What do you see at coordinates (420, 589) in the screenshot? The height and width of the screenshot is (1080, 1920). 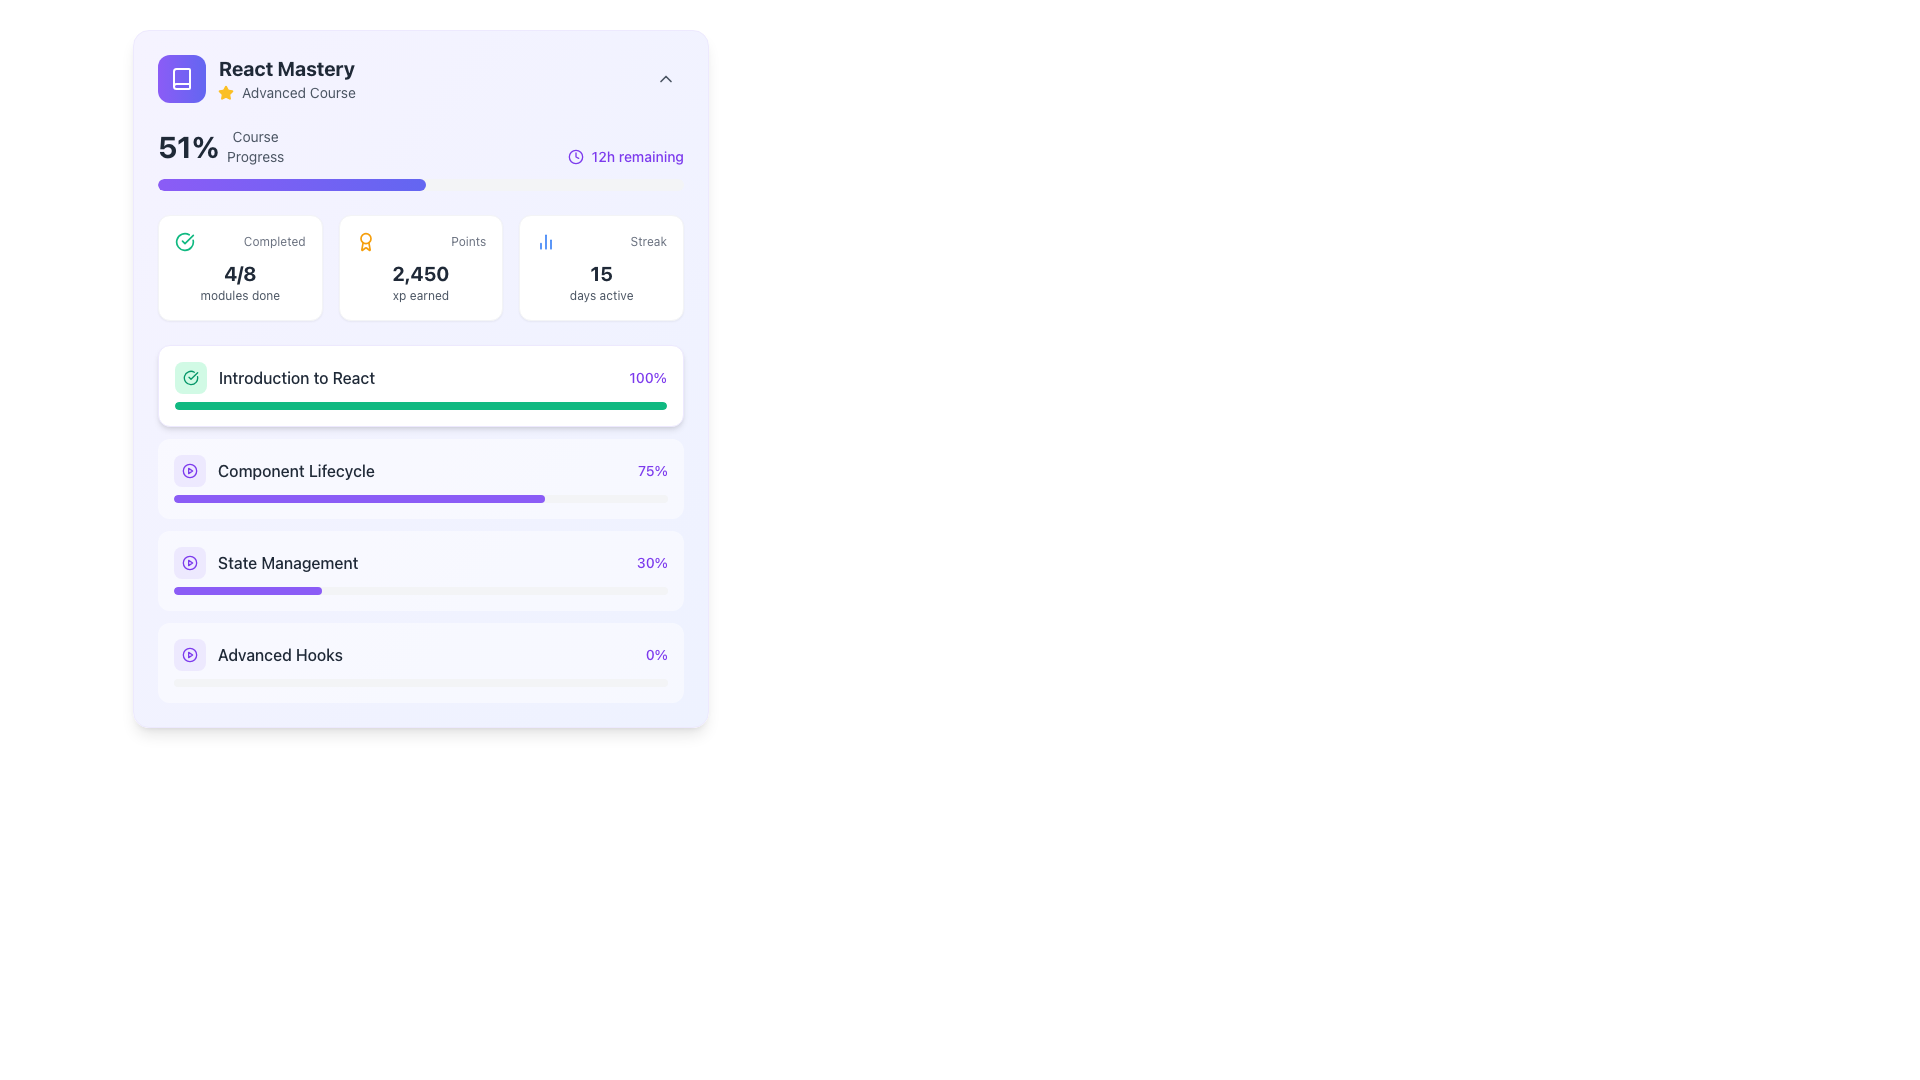 I see `the progress bar located below the text 'State Management 30%' in the 'State Management' section, which is the third progress bar in the vertical list` at bounding box center [420, 589].